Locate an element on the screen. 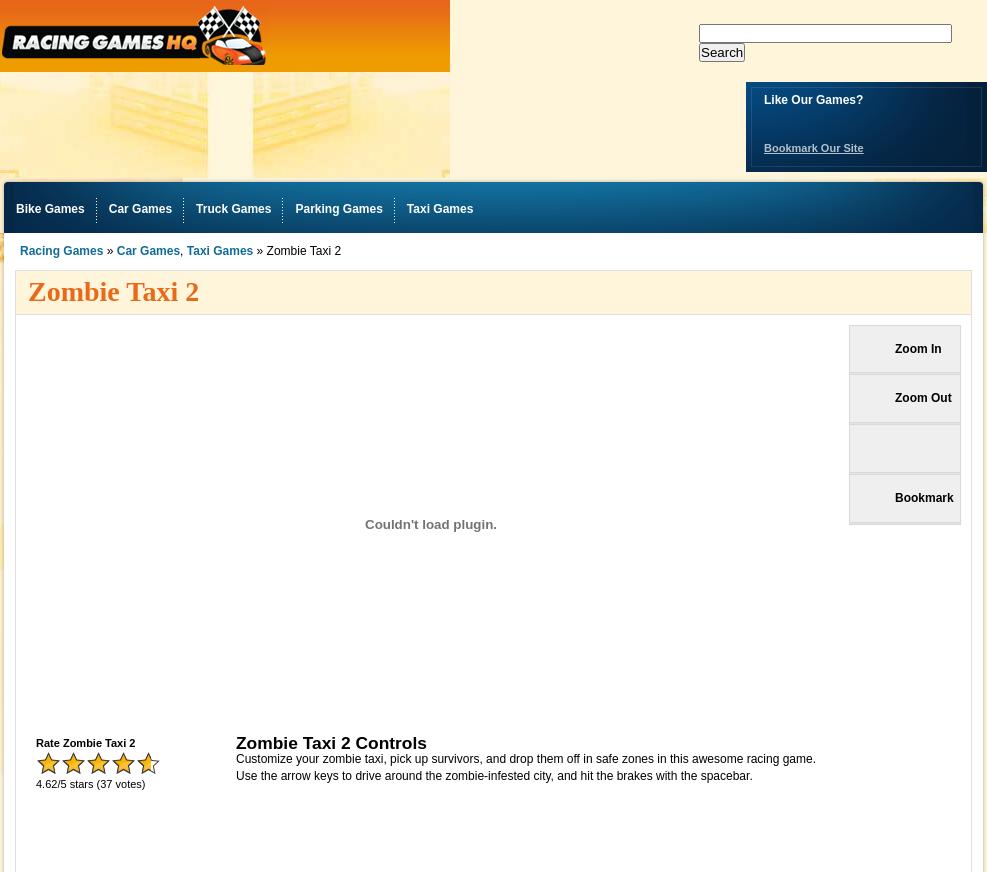 This screenshot has width=987, height=872. 'Zombie Taxi 2 Controls' is located at coordinates (235, 740).